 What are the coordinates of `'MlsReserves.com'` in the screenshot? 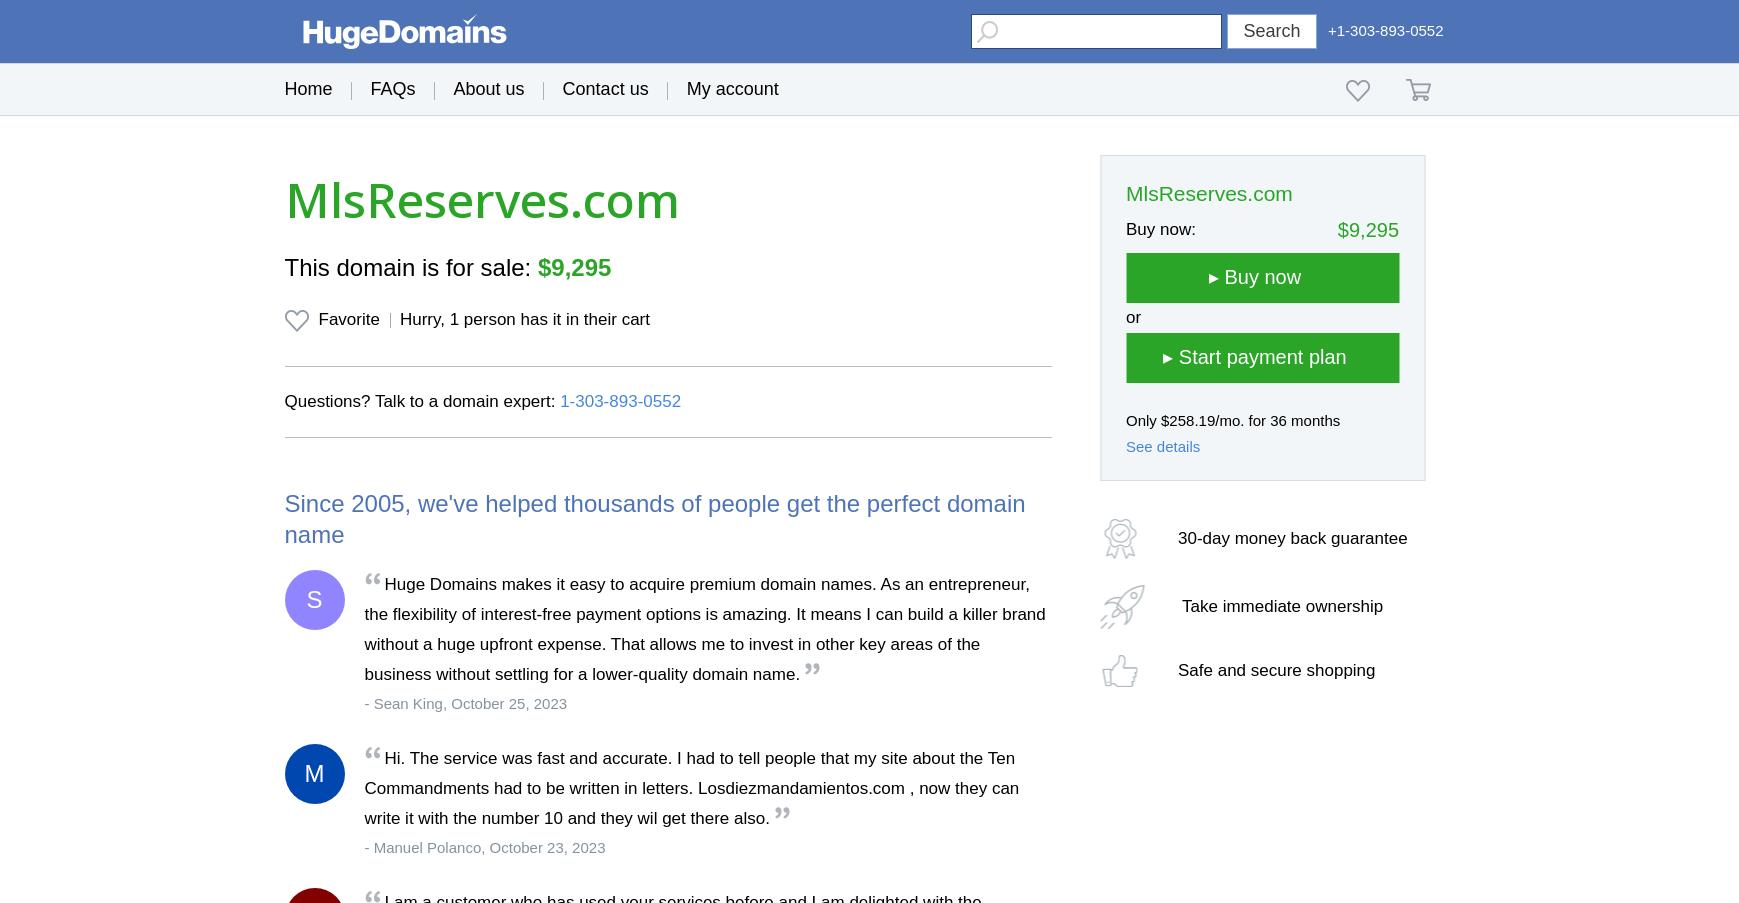 It's located at (481, 200).